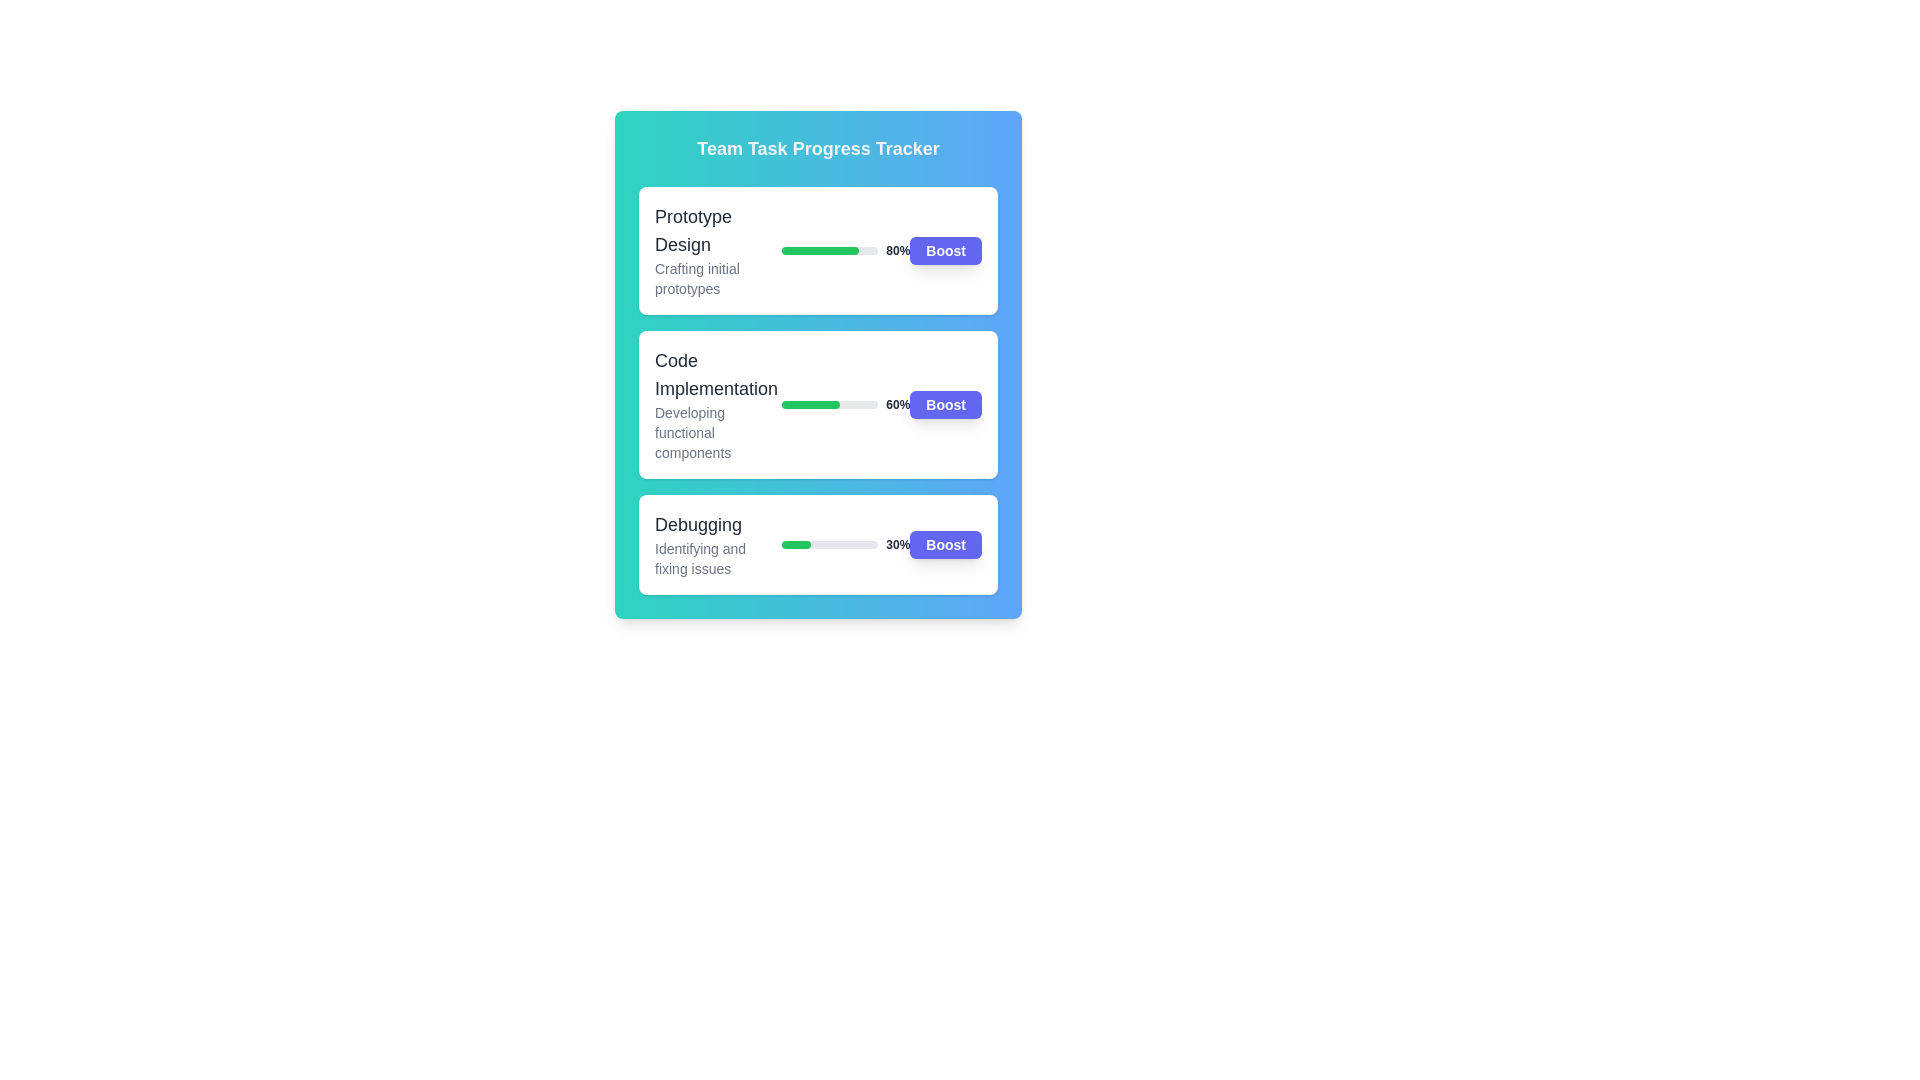  What do you see at coordinates (718, 559) in the screenshot?
I see `text label providing a description of the task labeled 'Debugging', located below the heading 'Debugging' and above the button labeled 'Boost'` at bounding box center [718, 559].